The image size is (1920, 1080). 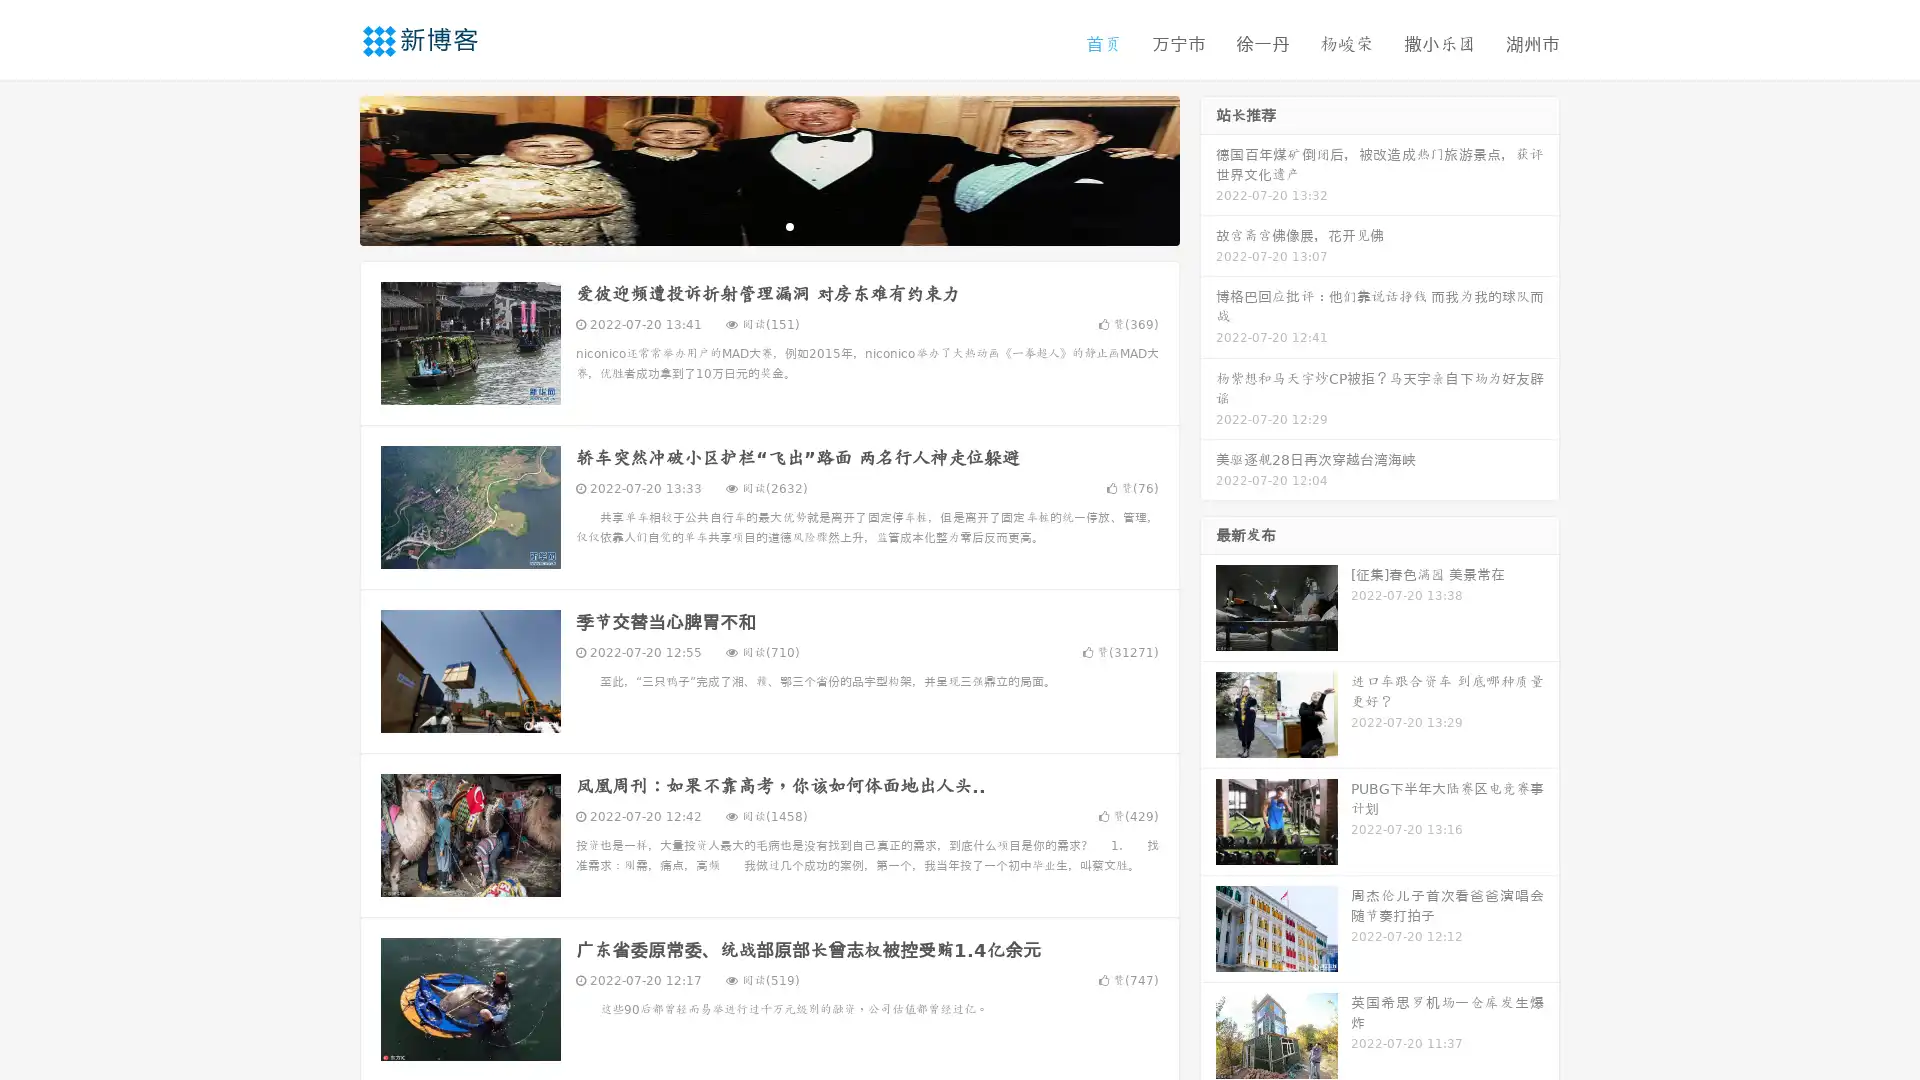 I want to click on Previous slide, so click(x=330, y=168).